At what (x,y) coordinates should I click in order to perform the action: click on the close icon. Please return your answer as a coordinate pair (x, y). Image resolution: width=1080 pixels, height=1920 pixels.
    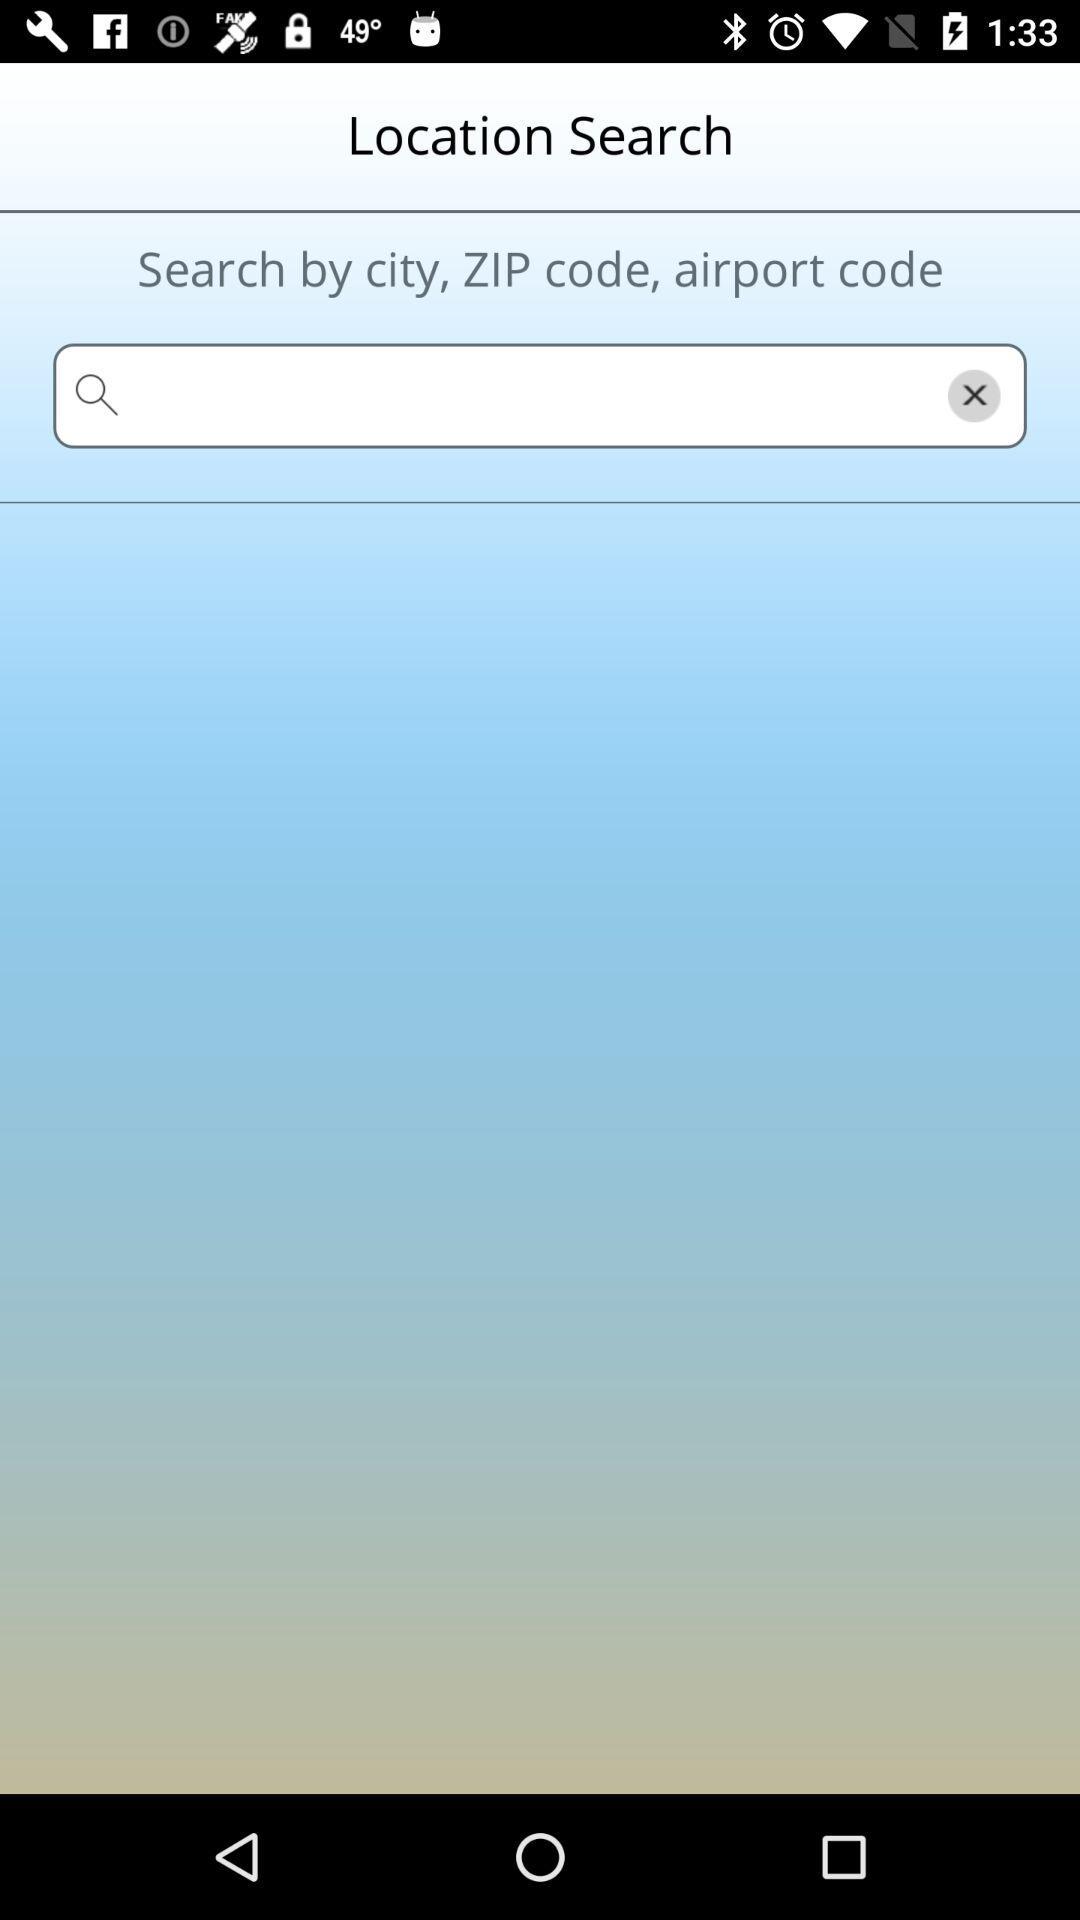
    Looking at the image, I should click on (973, 395).